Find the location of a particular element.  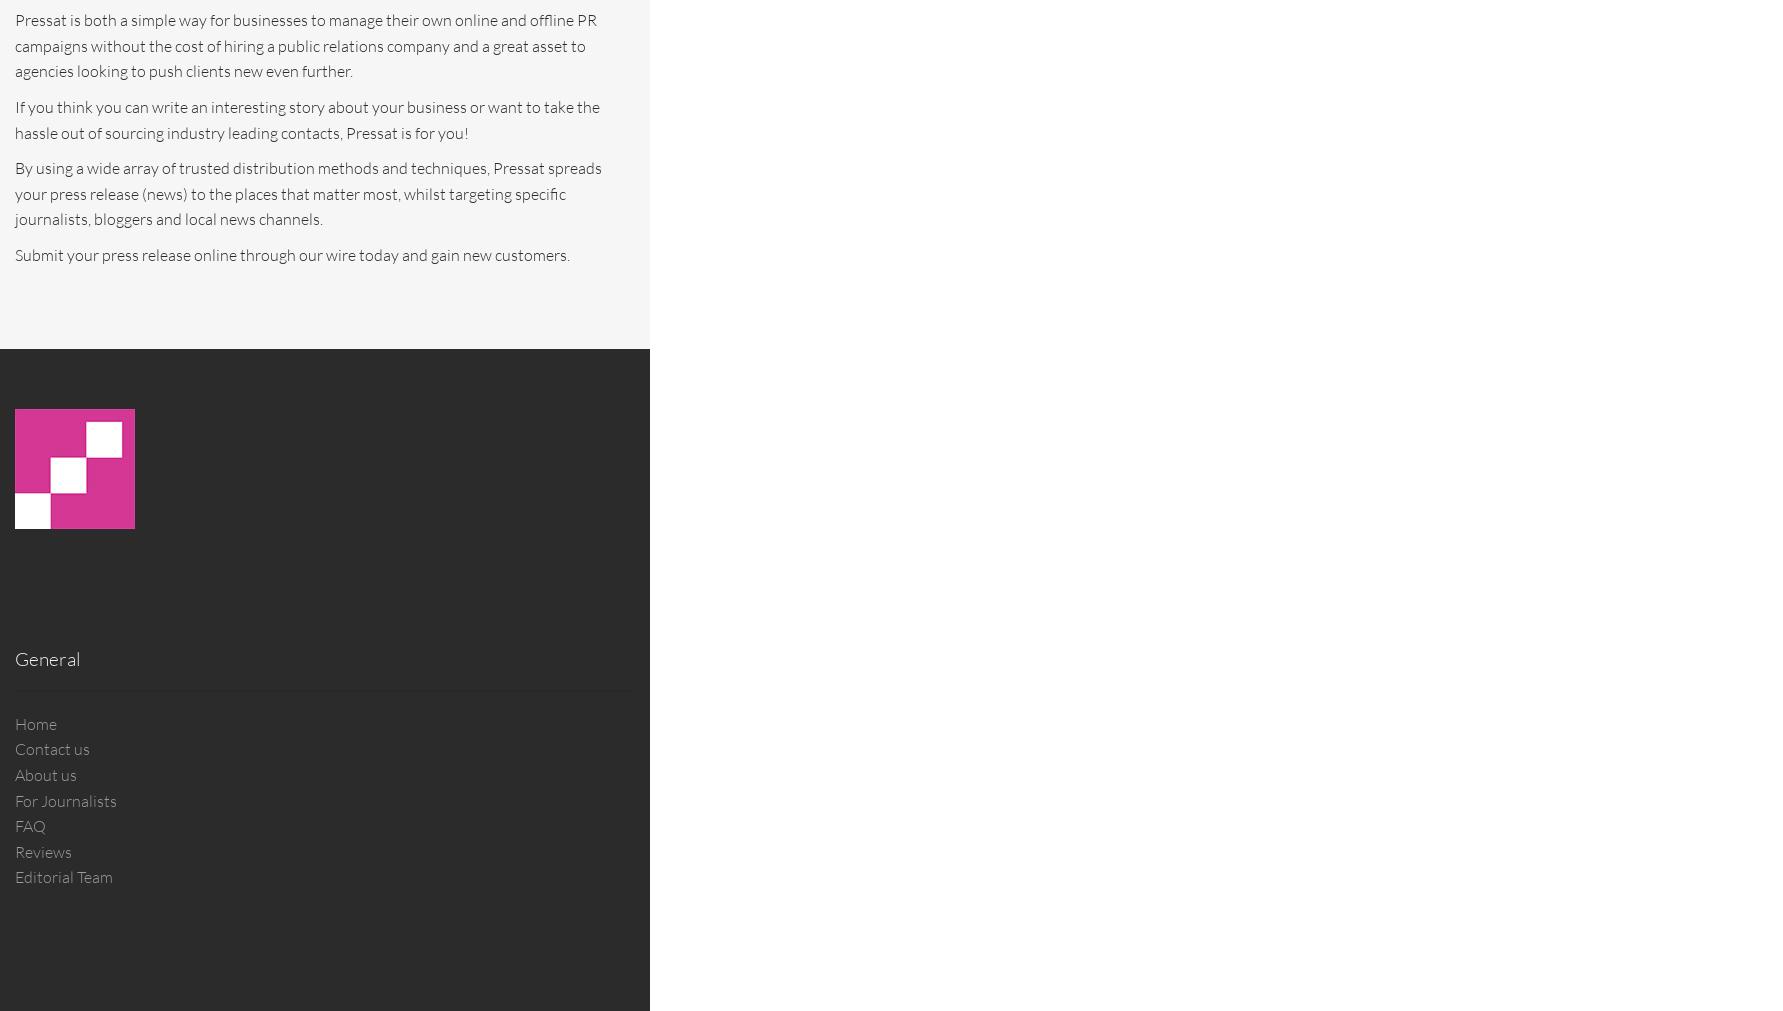

'For Journalists' is located at coordinates (14, 799).